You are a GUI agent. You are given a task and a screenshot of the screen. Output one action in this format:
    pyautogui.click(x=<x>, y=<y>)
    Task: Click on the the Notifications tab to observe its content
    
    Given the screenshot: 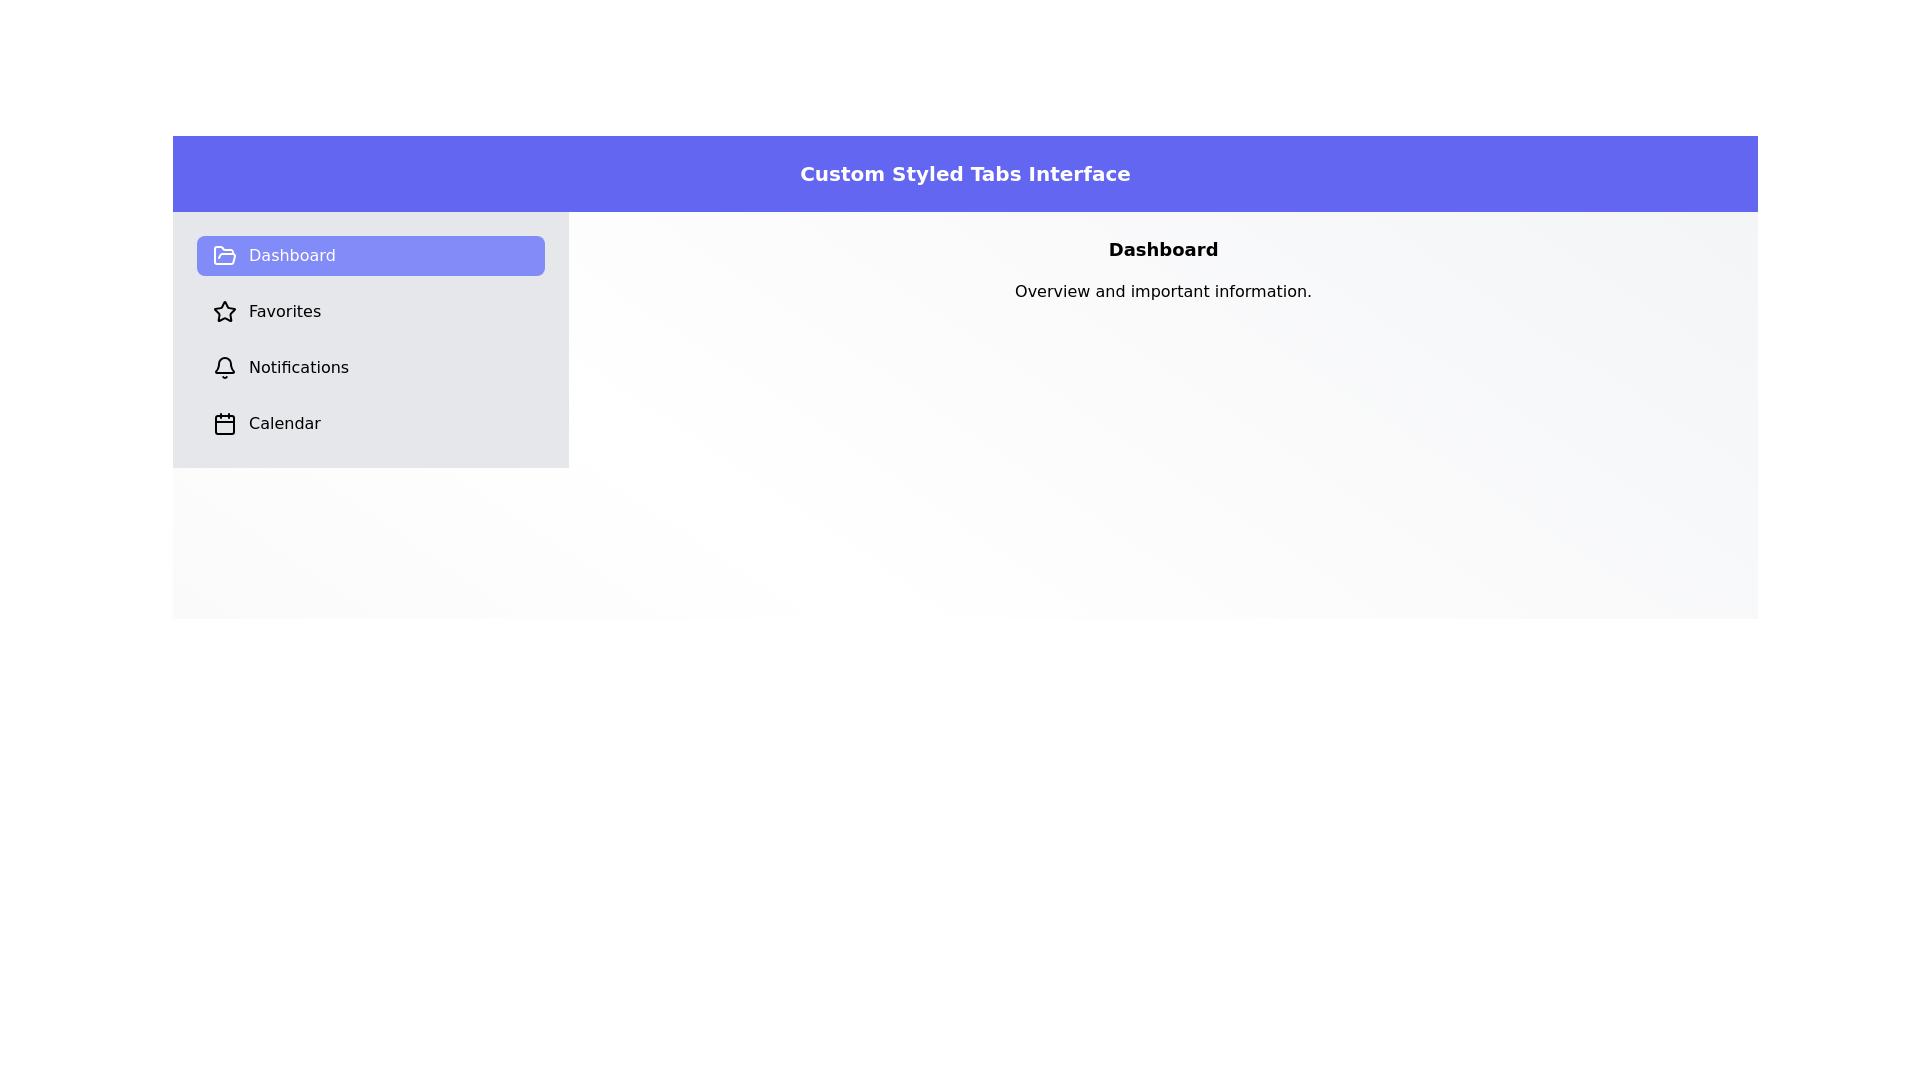 What is the action you would take?
    pyautogui.click(x=370, y=367)
    